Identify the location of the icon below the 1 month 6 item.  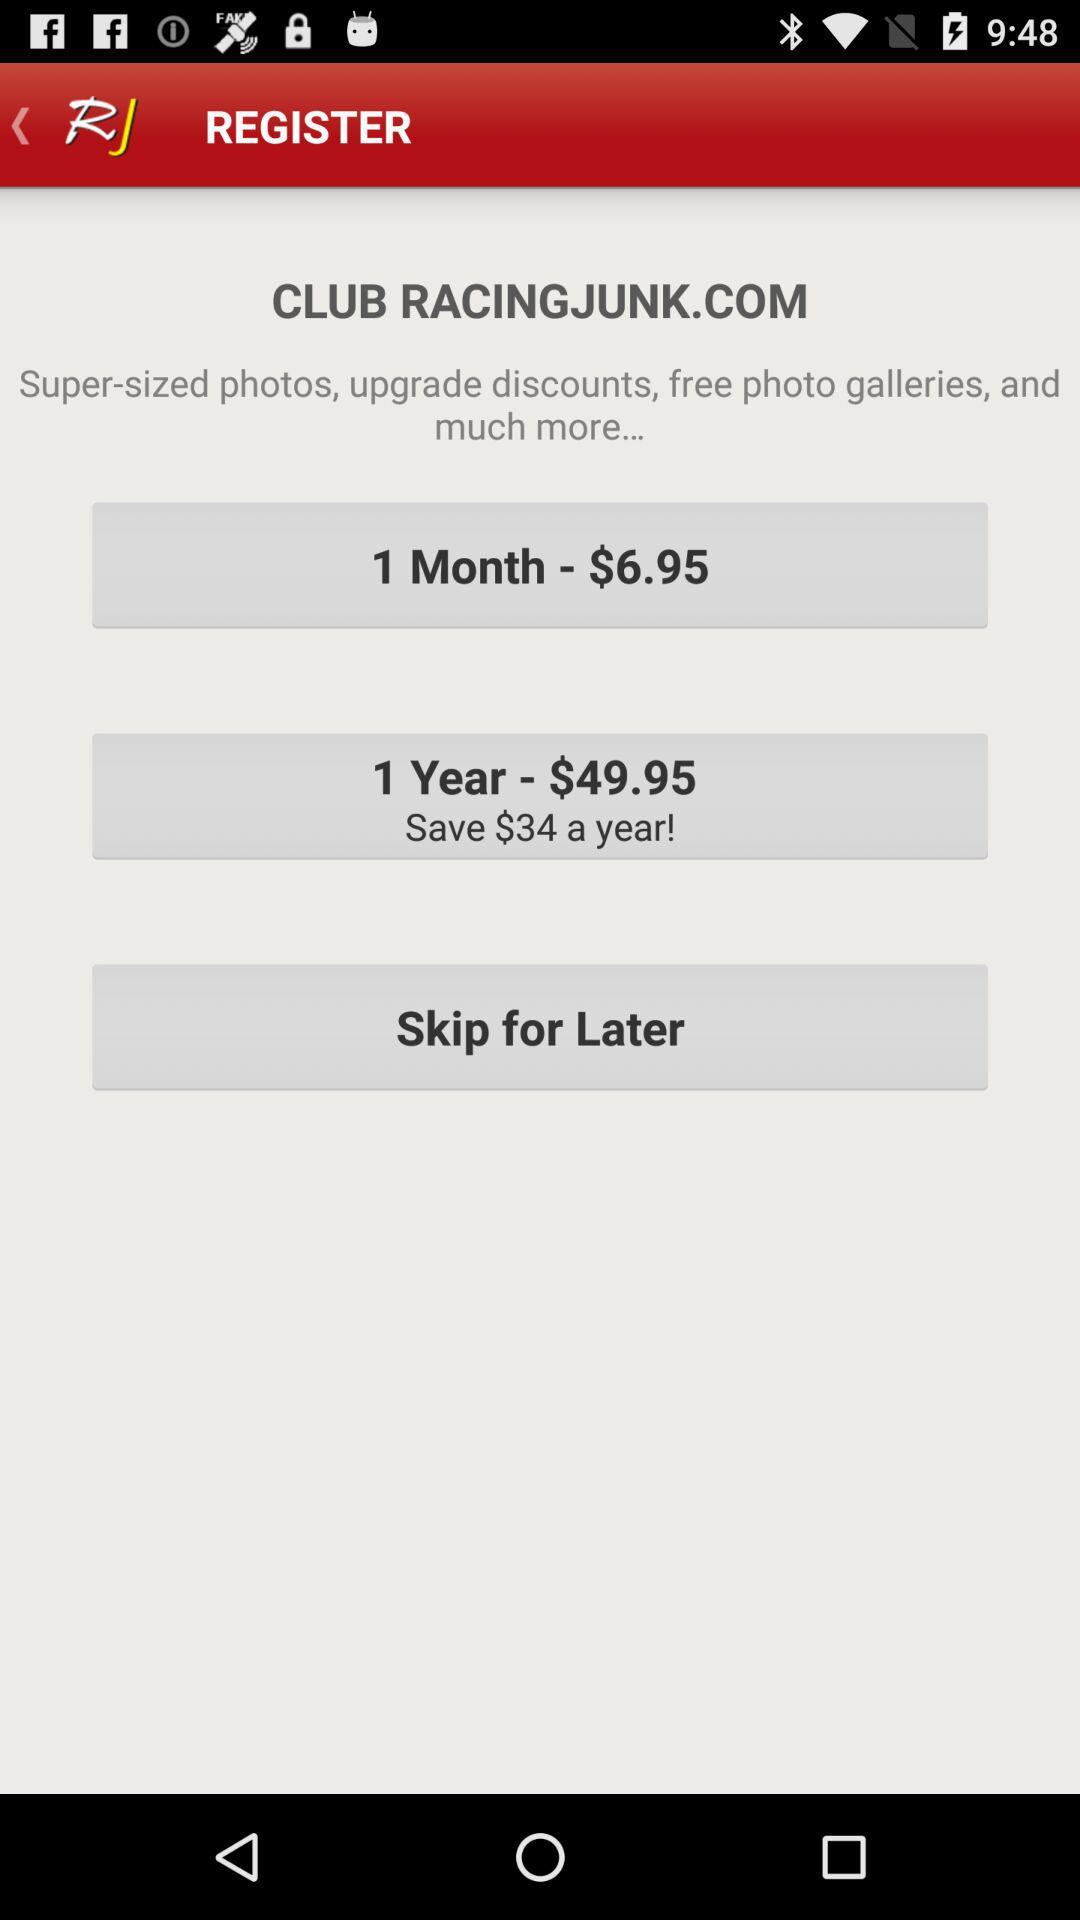
(540, 795).